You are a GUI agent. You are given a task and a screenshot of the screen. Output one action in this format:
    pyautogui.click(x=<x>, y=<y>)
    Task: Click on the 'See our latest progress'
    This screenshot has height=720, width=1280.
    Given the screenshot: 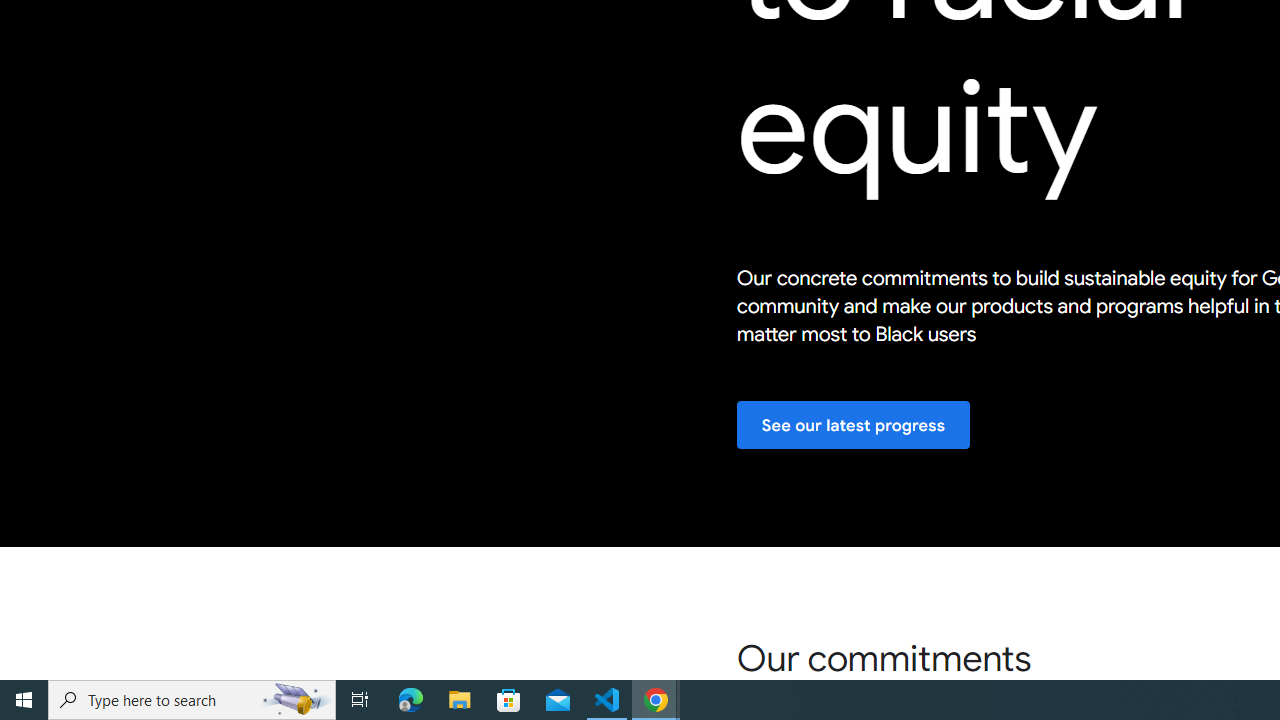 What is the action you would take?
    pyautogui.click(x=853, y=424)
    